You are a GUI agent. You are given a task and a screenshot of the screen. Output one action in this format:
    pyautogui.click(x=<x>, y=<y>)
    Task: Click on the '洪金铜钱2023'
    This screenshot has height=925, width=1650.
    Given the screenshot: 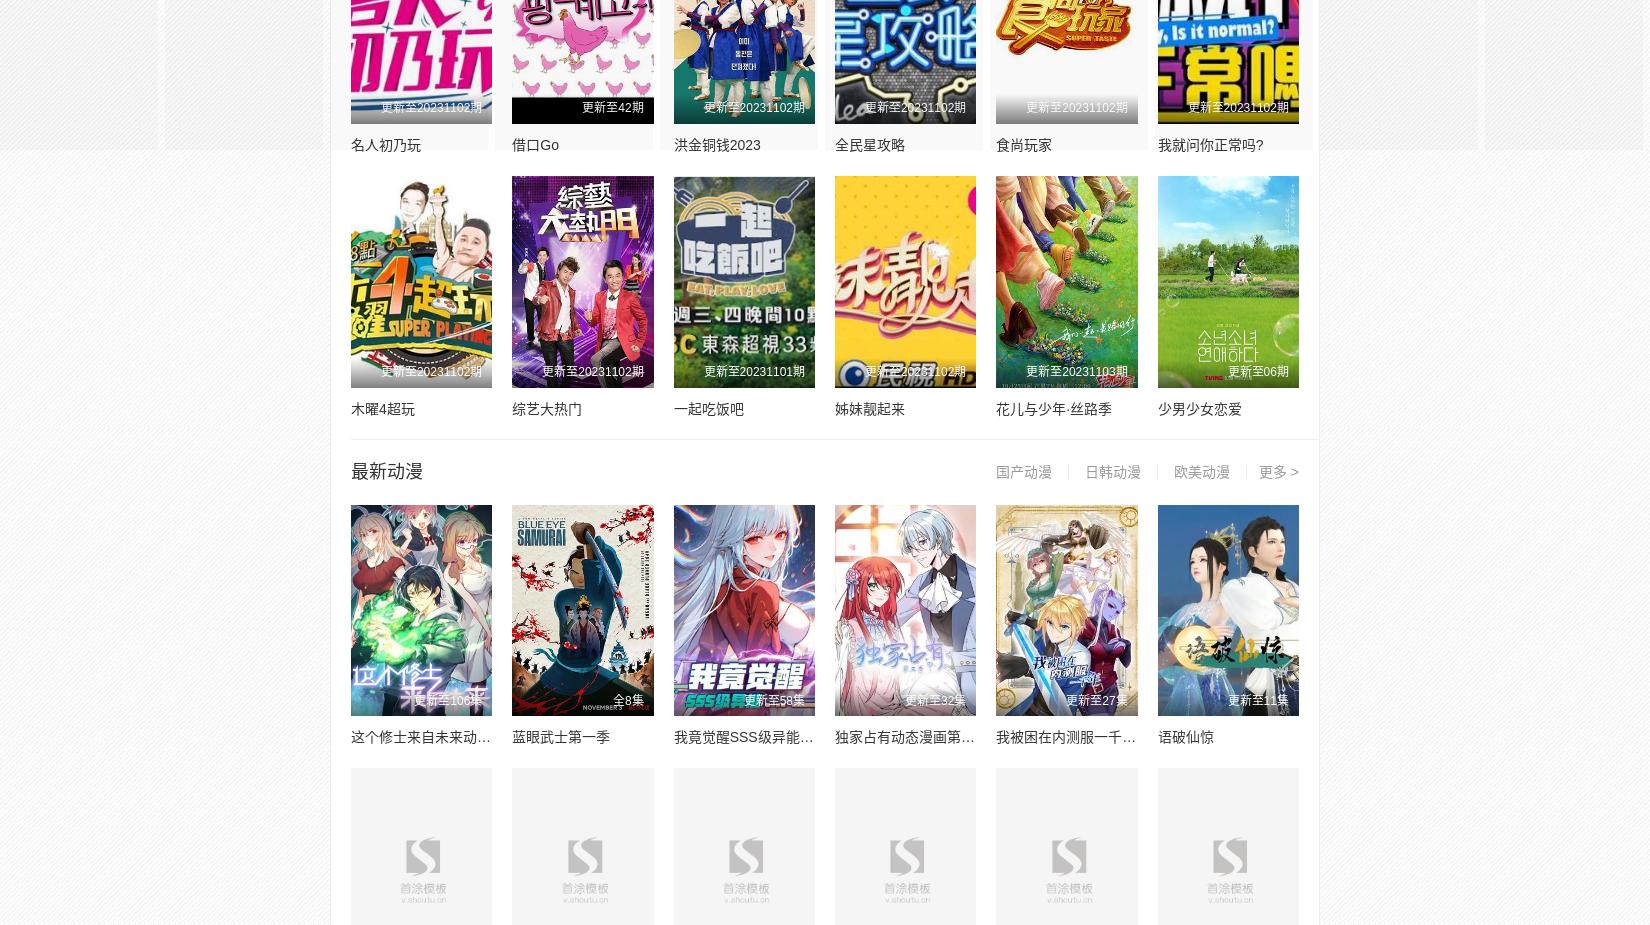 What is the action you would take?
    pyautogui.click(x=715, y=143)
    